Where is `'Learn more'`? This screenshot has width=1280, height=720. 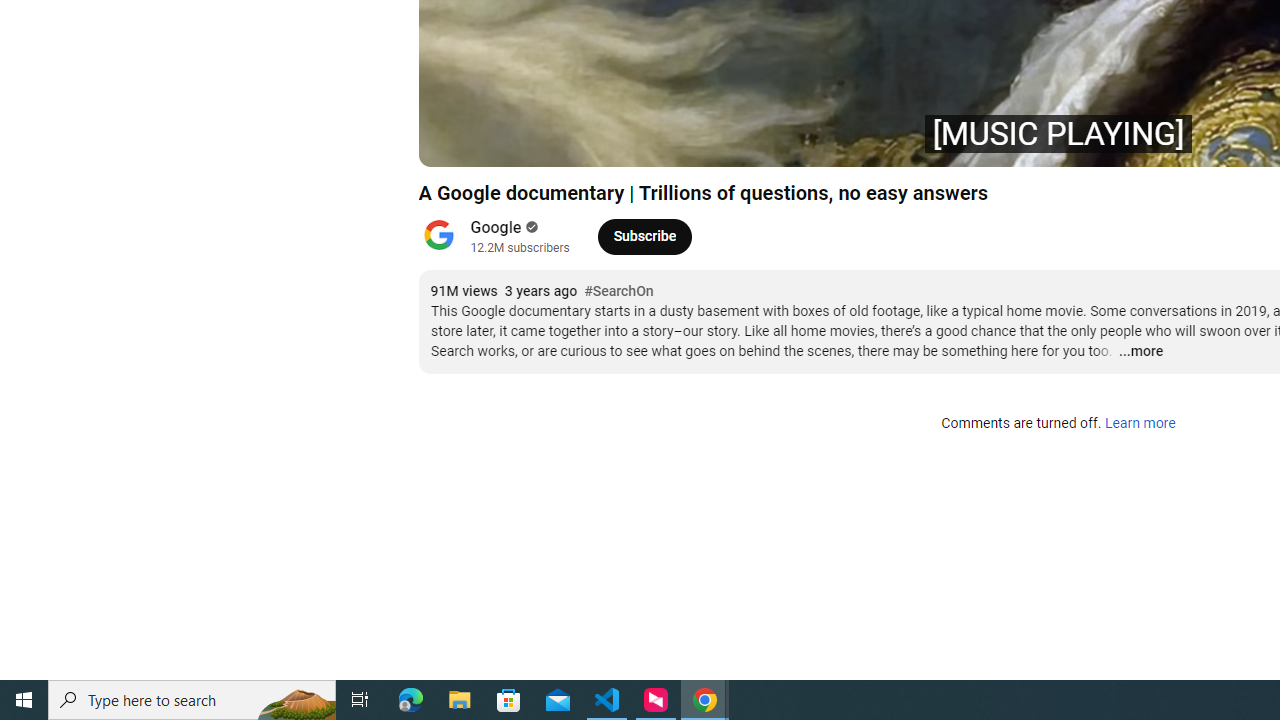
'Learn more' is located at coordinates (1139, 423).